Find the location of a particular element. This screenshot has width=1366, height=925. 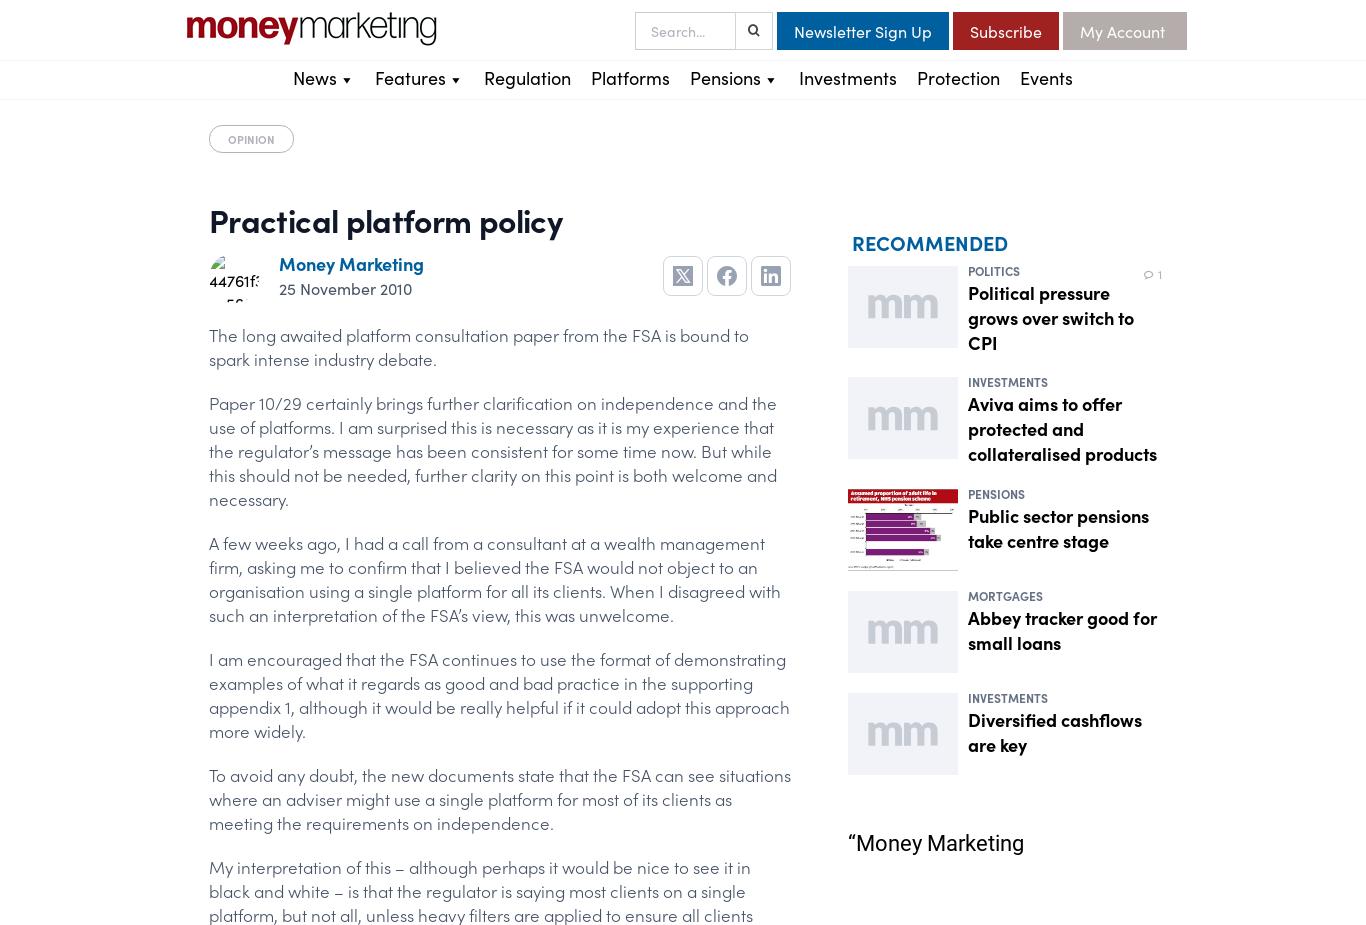

'The long awaited platform consultation paper from the FSA is bound to spark intense industry debate.' is located at coordinates (207, 345).